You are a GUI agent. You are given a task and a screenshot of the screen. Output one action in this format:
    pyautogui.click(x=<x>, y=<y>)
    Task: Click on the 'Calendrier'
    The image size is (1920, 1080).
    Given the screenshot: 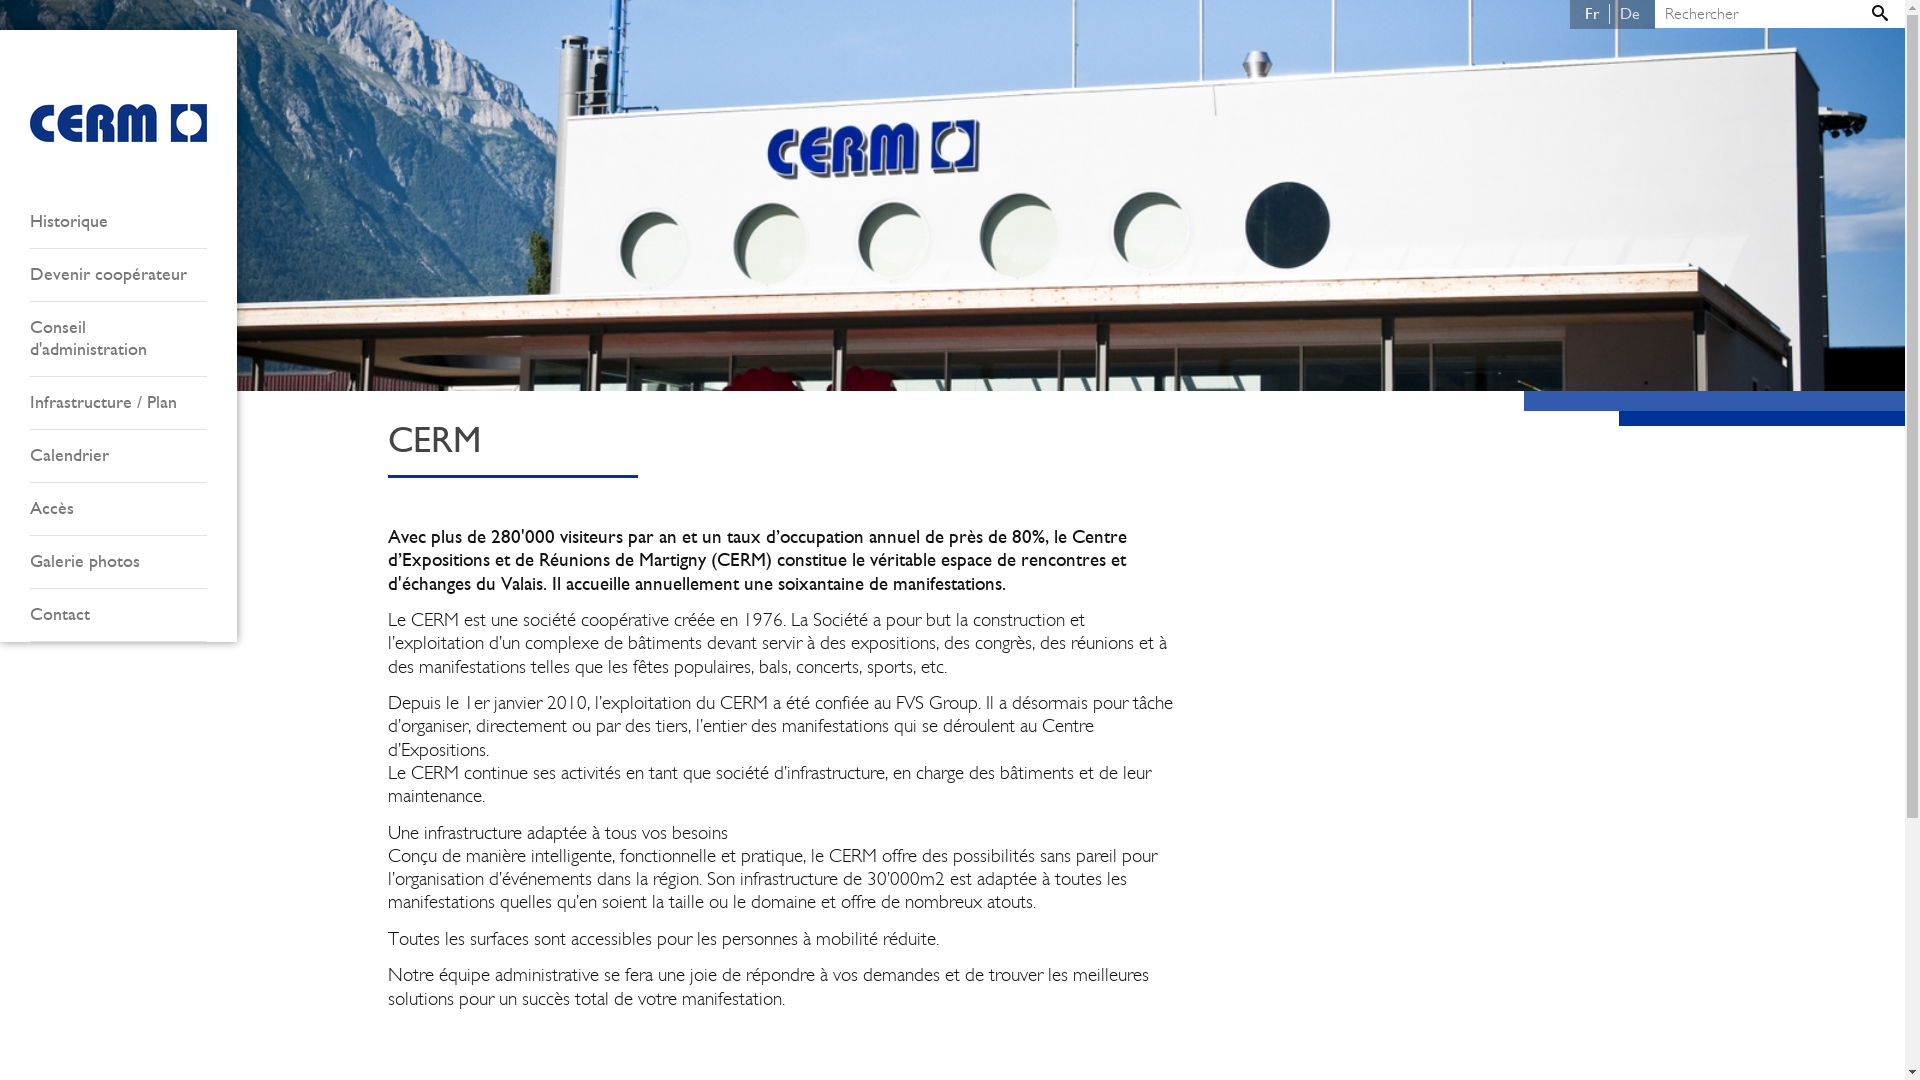 What is the action you would take?
    pyautogui.click(x=117, y=456)
    